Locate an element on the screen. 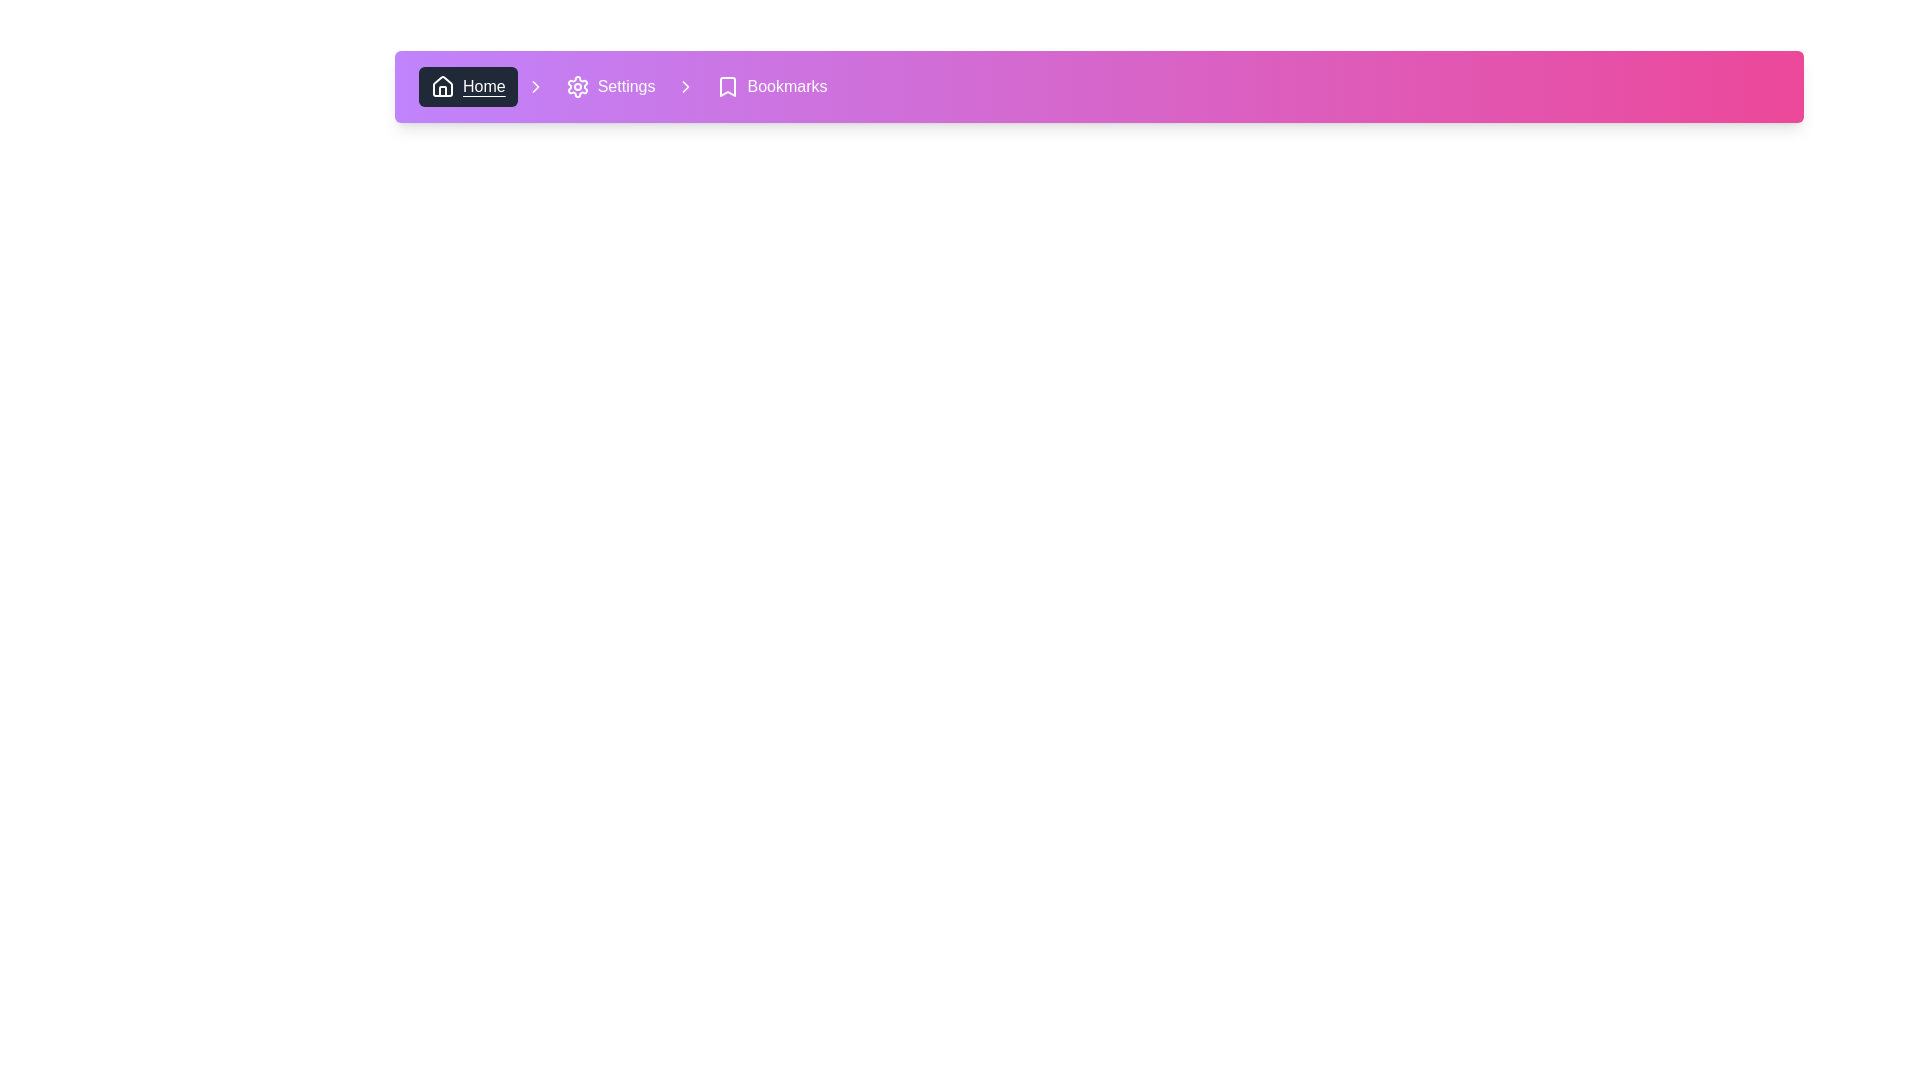 The width and height of the screenshot is (1920, 1080). the 'Bookmarks' button located in the horizontal navigation bar, which is the third option after 'Home' and 'Settings' is located at coordinates (770, 86).